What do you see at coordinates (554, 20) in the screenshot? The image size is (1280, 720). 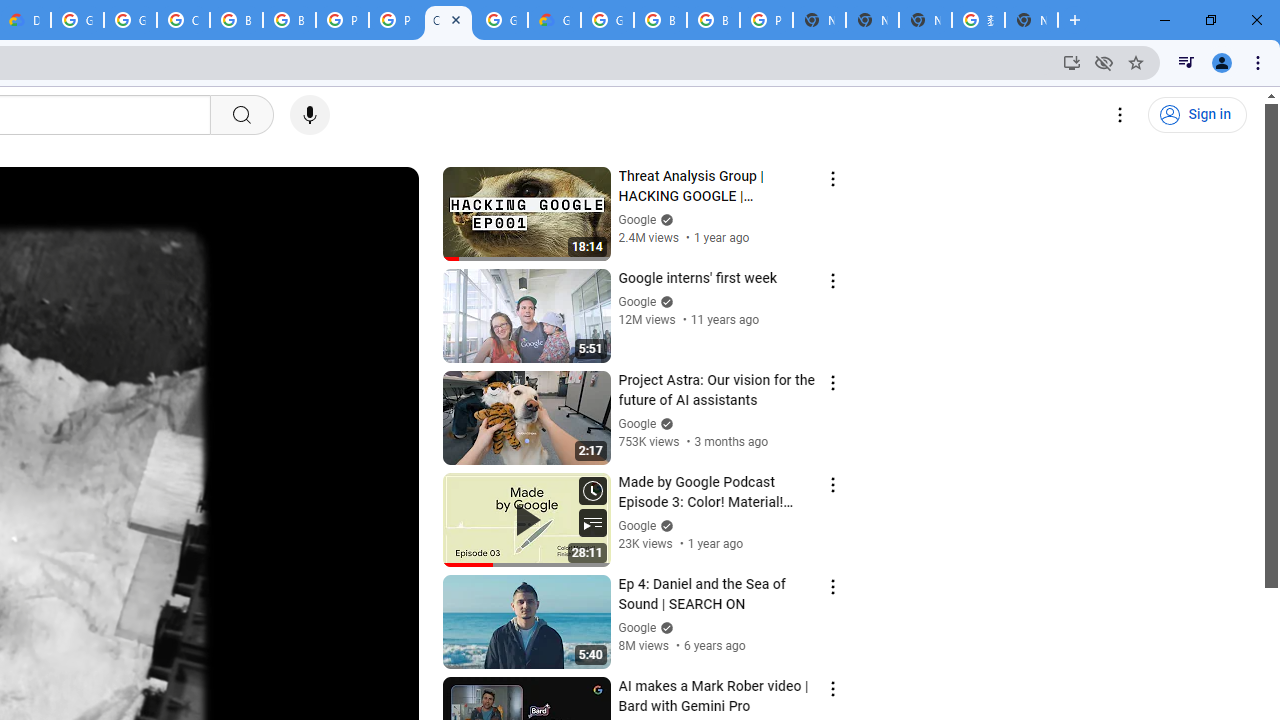 I see `'Google Cloud Estimate Summary'` at bounding box center [554, 20].